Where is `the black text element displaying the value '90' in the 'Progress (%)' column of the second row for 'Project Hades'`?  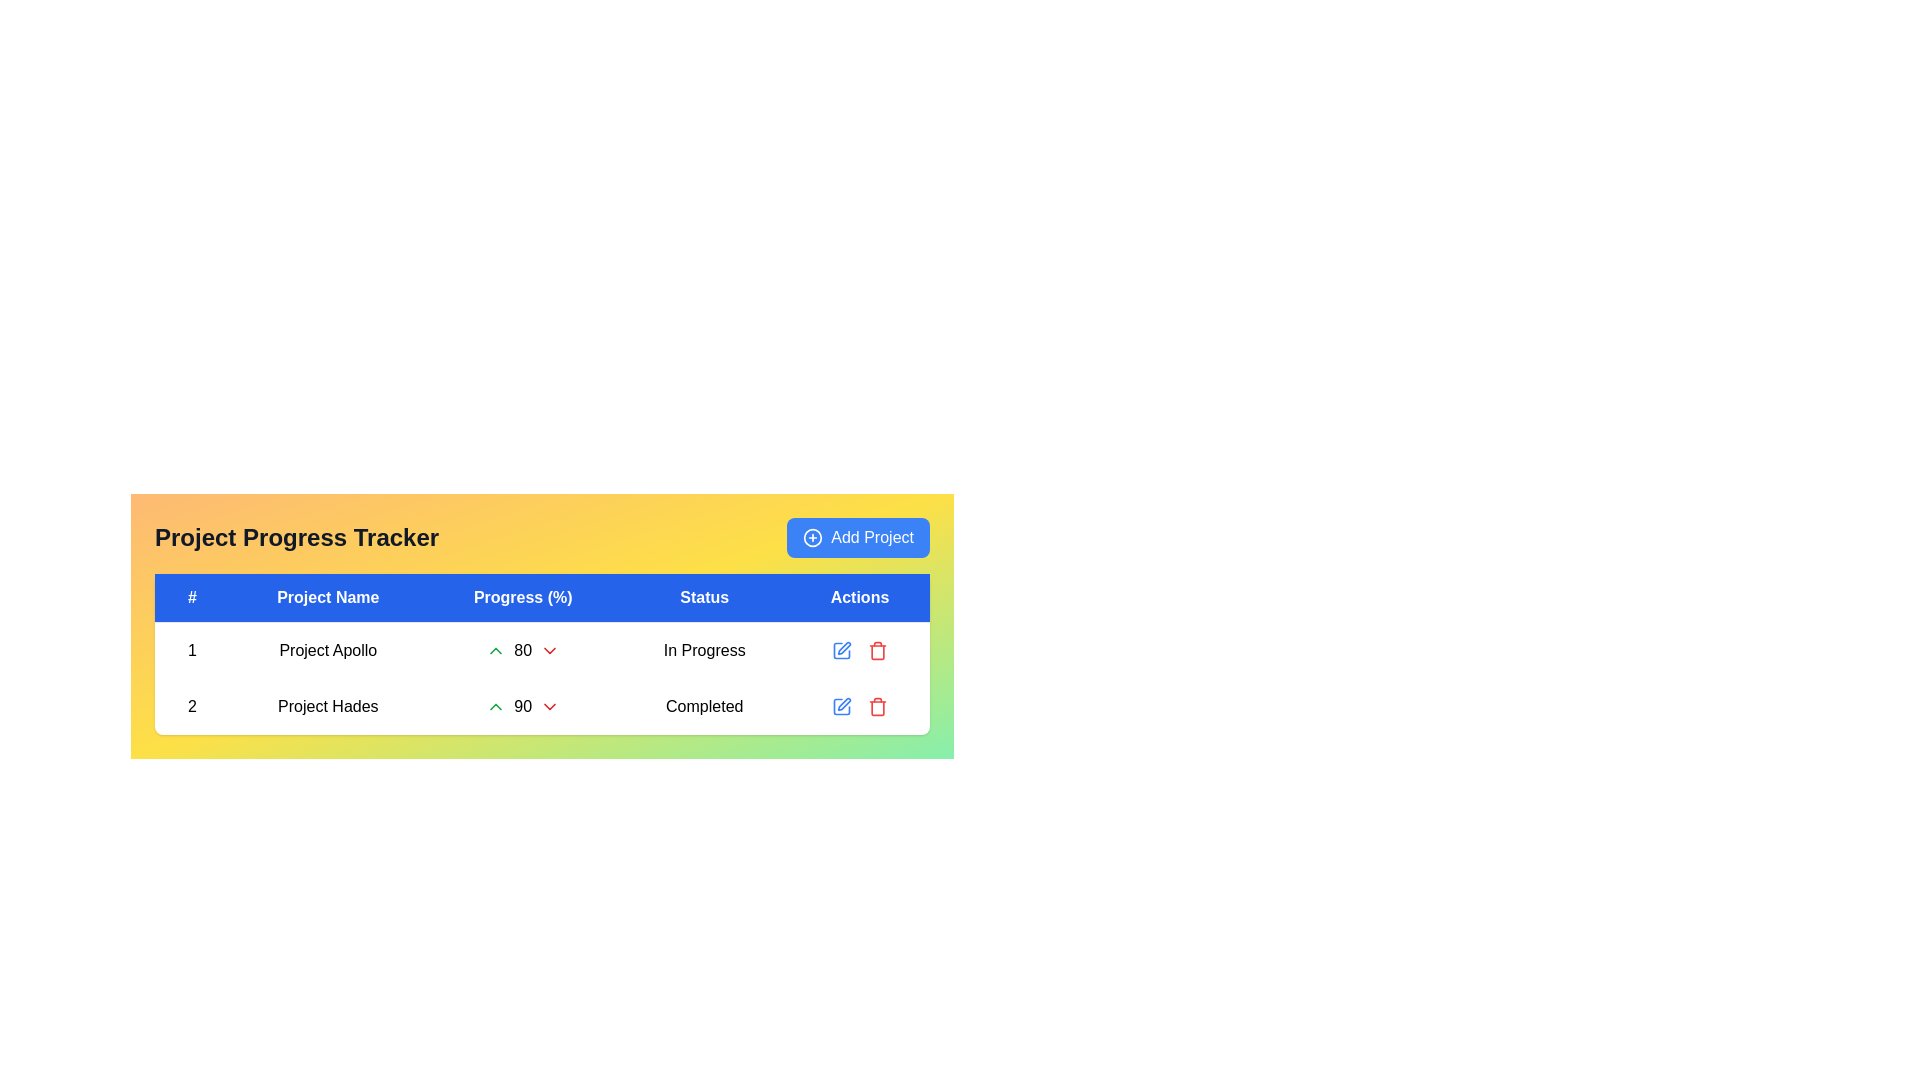
the black text element displaying the value '90' in the 'Progress (%)' column of the second row for 'Project Hades' is located at coordinates (523, 705).